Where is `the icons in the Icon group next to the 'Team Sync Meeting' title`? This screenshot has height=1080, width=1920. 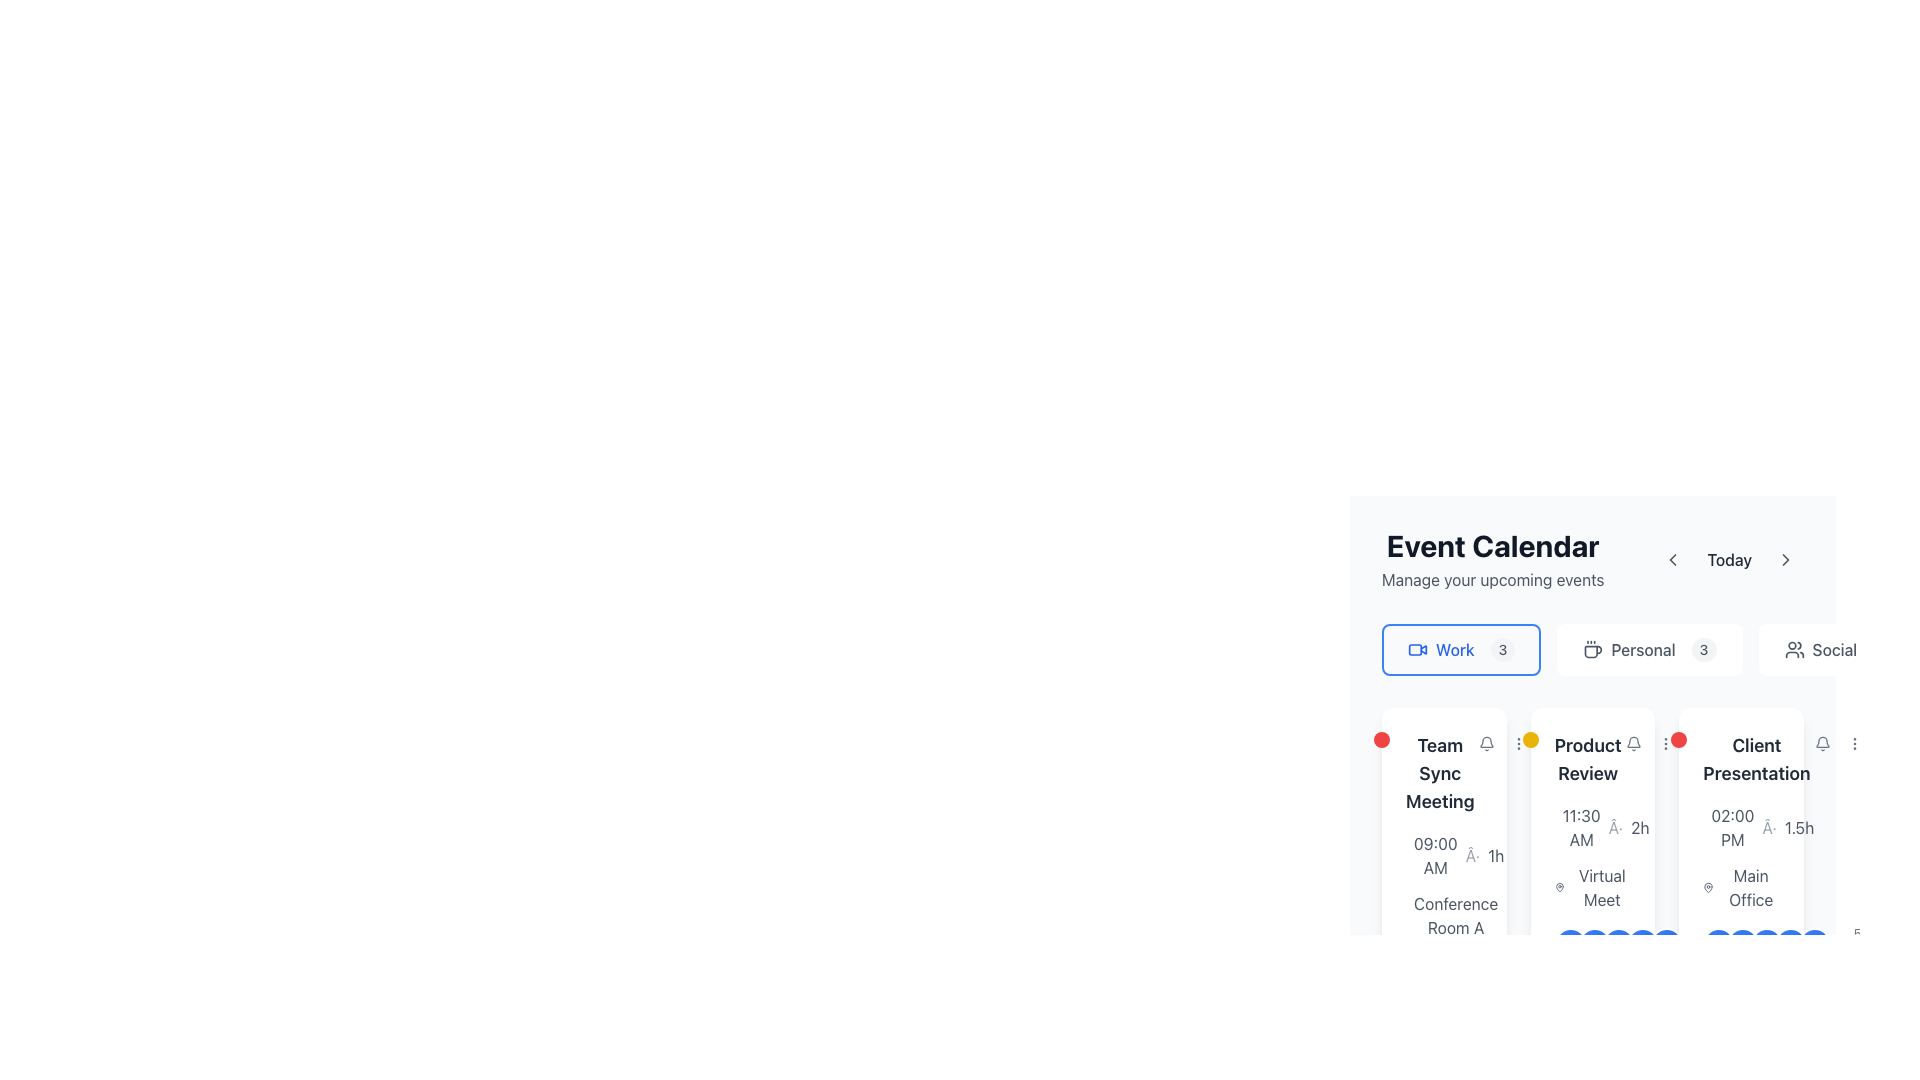
the icons in the Icon group next to the 'Team Sync Meeting' title is located at coordinates (1502, 744).